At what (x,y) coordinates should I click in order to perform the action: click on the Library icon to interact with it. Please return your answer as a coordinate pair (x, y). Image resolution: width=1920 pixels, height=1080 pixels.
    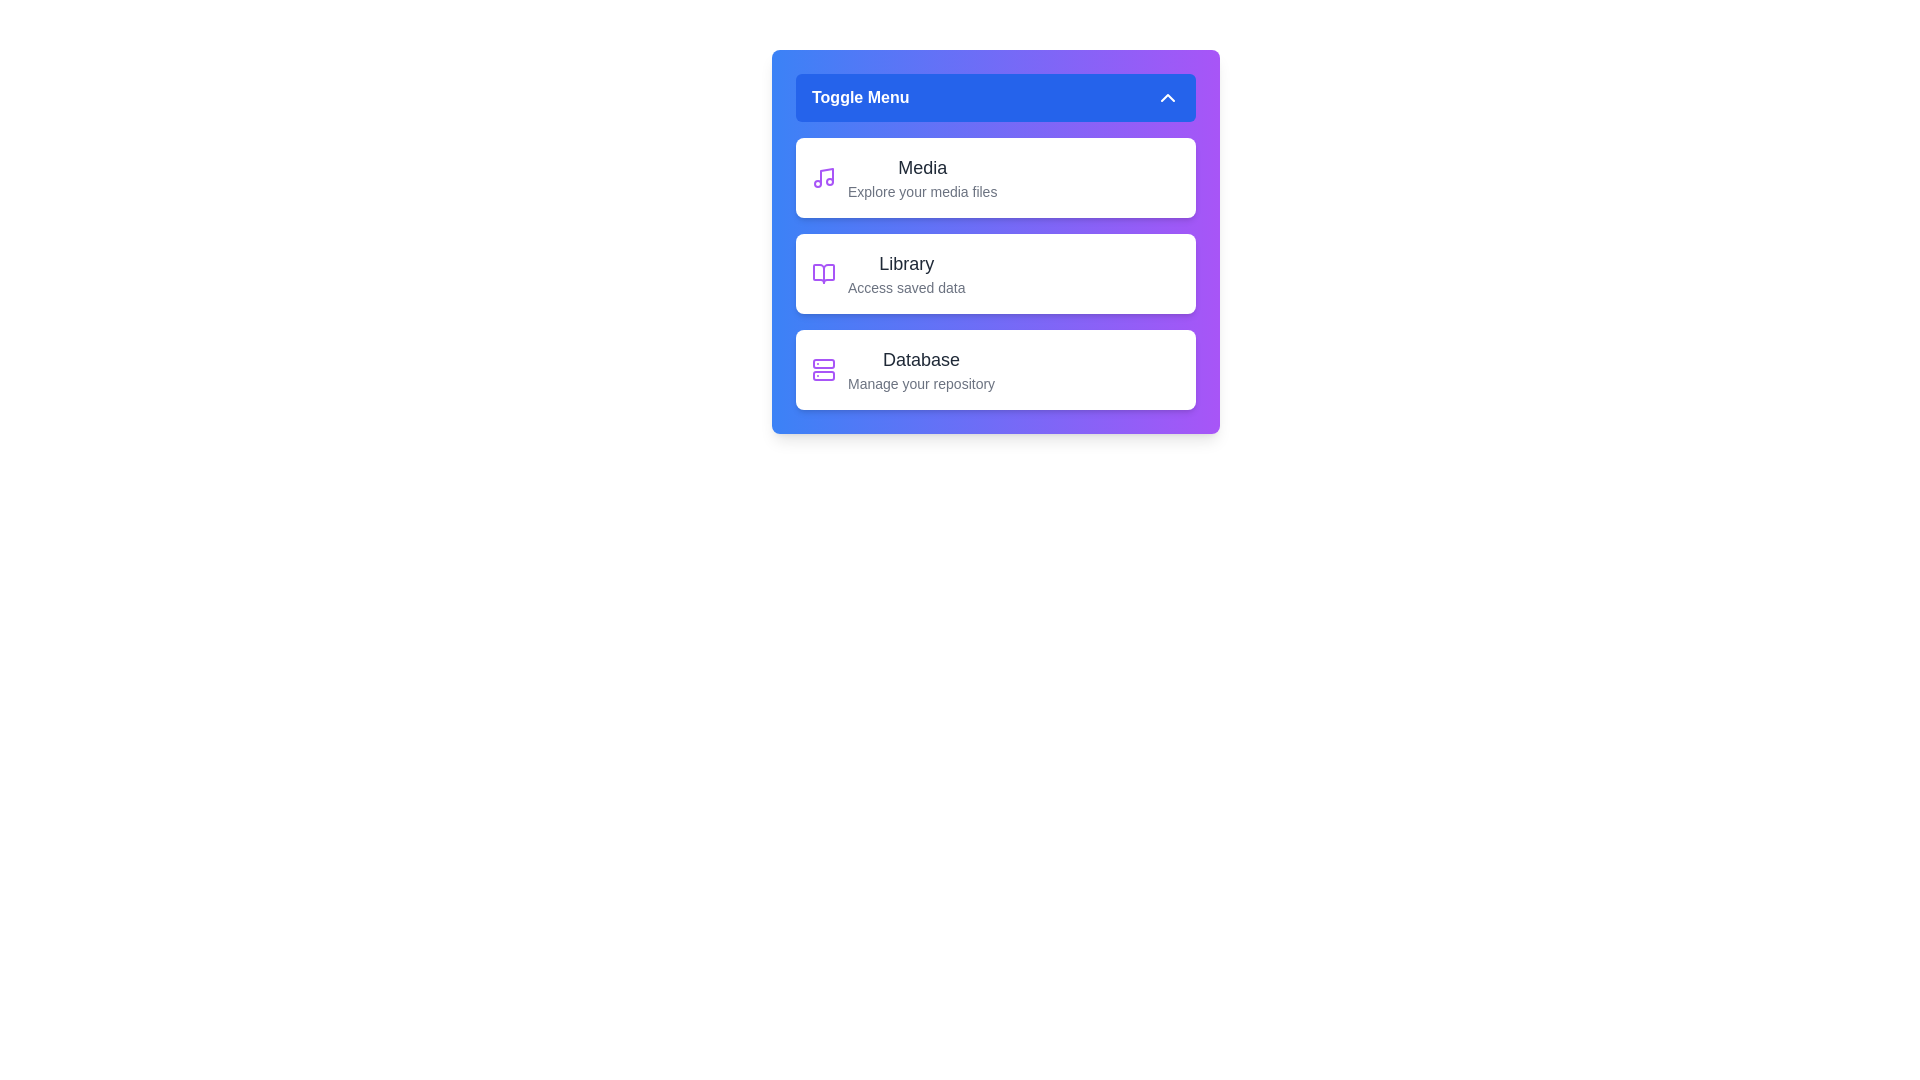
    Looking at the image, I should click on (824, 273).